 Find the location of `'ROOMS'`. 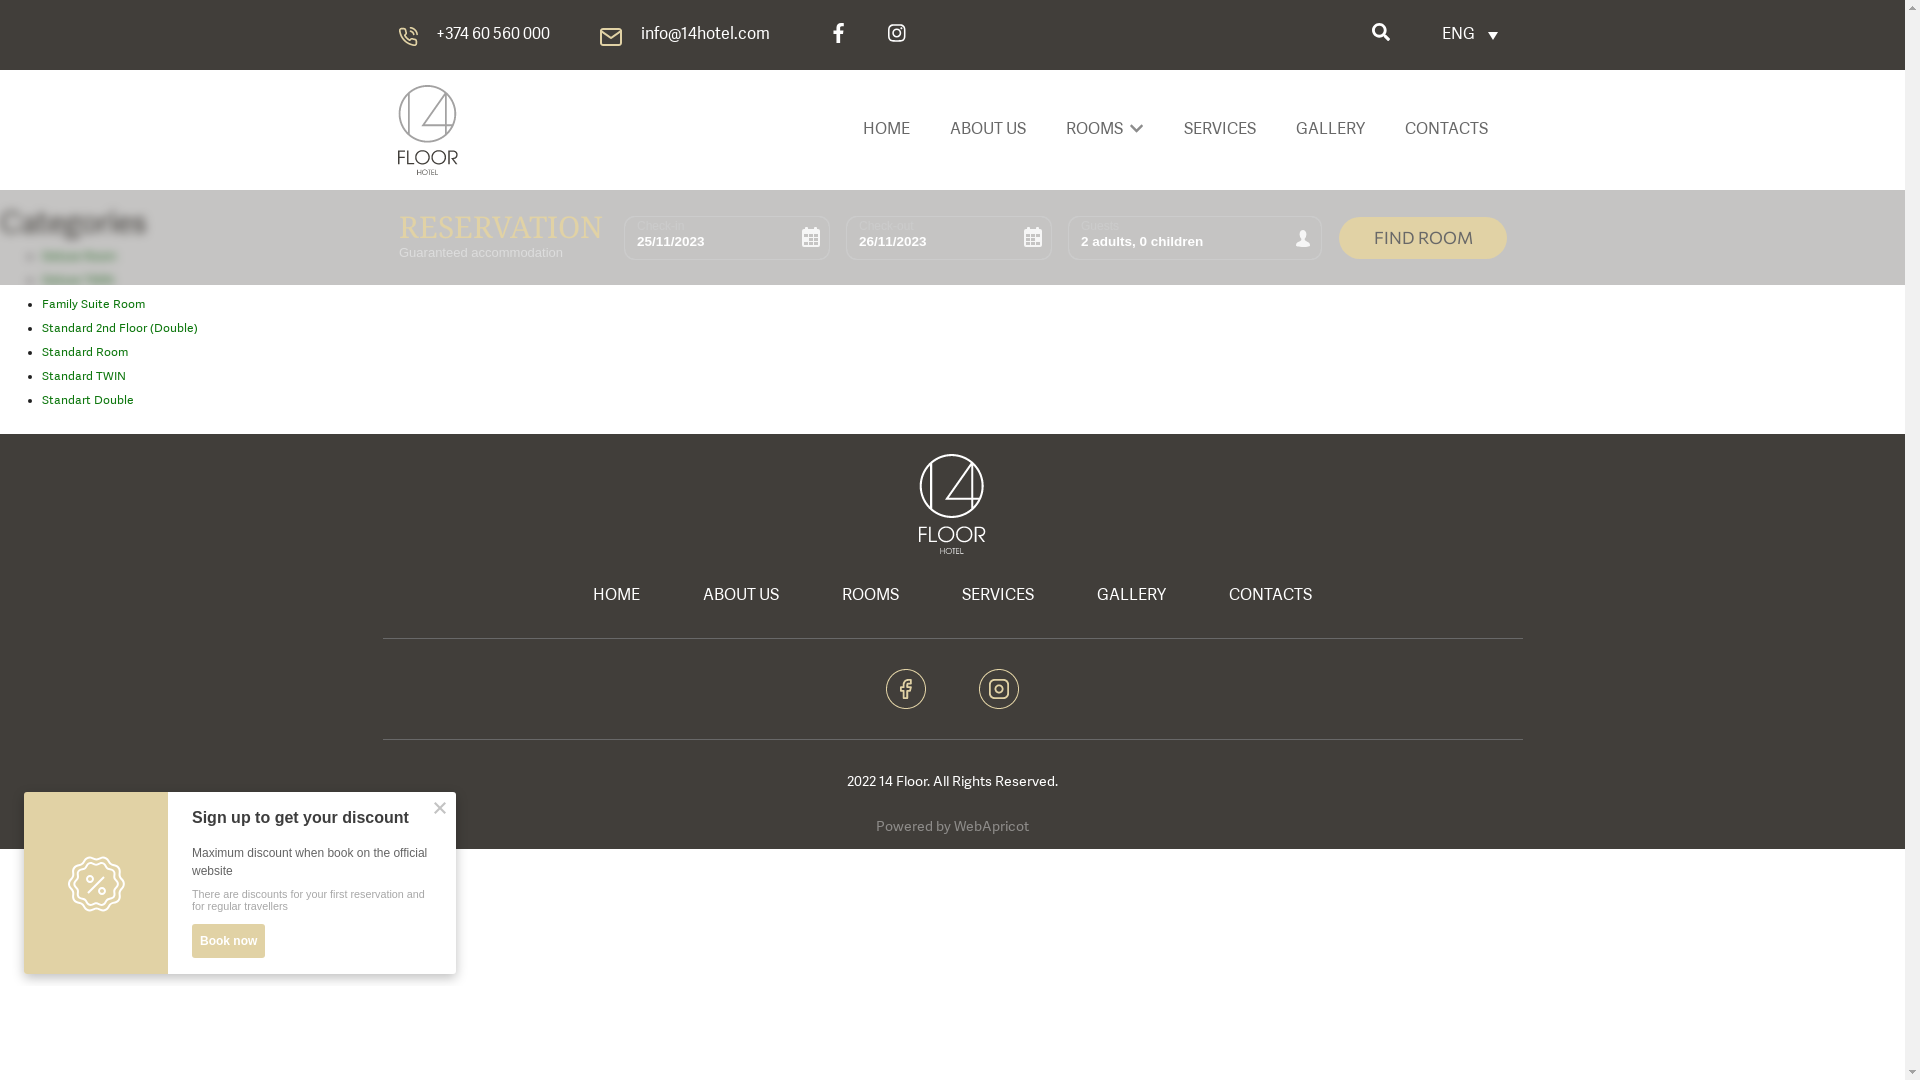

'ROOMS' is located at coordinates (870, 595).